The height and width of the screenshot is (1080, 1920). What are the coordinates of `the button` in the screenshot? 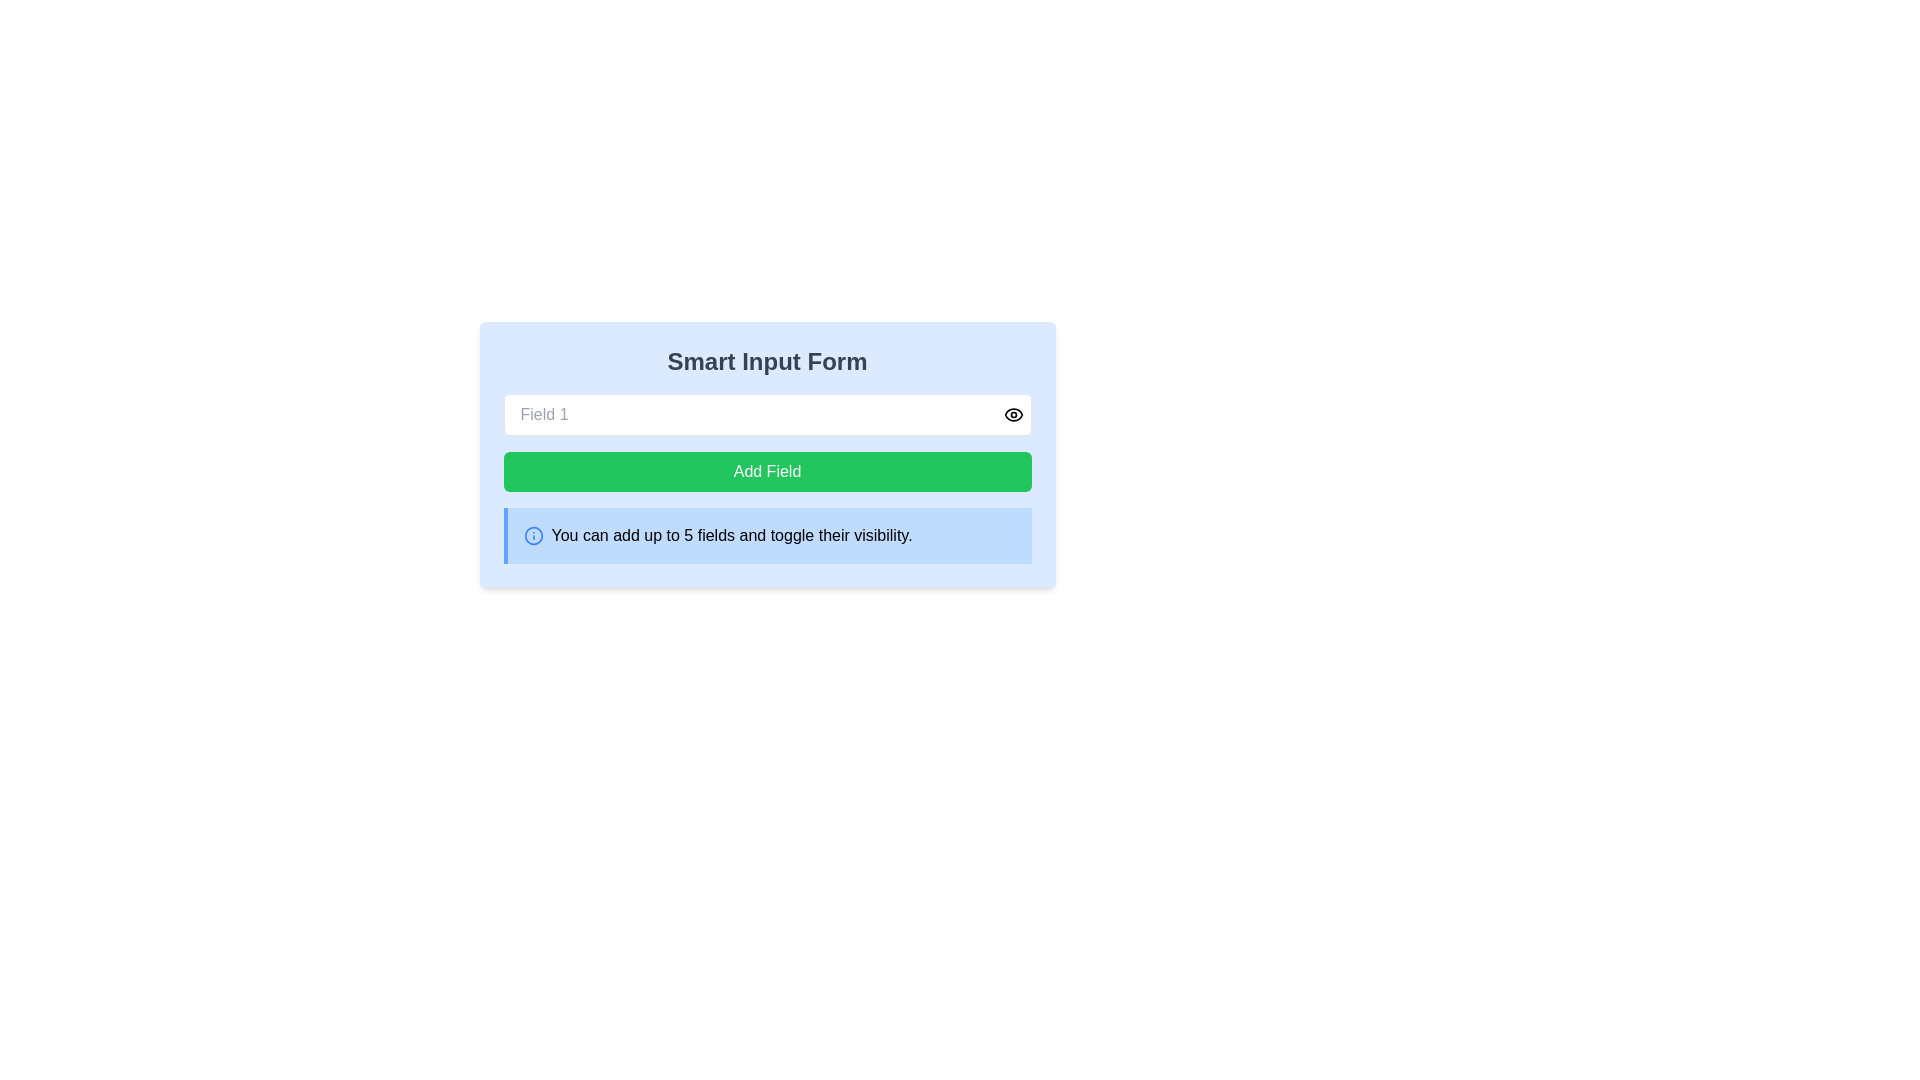 It's located at (766, 471).